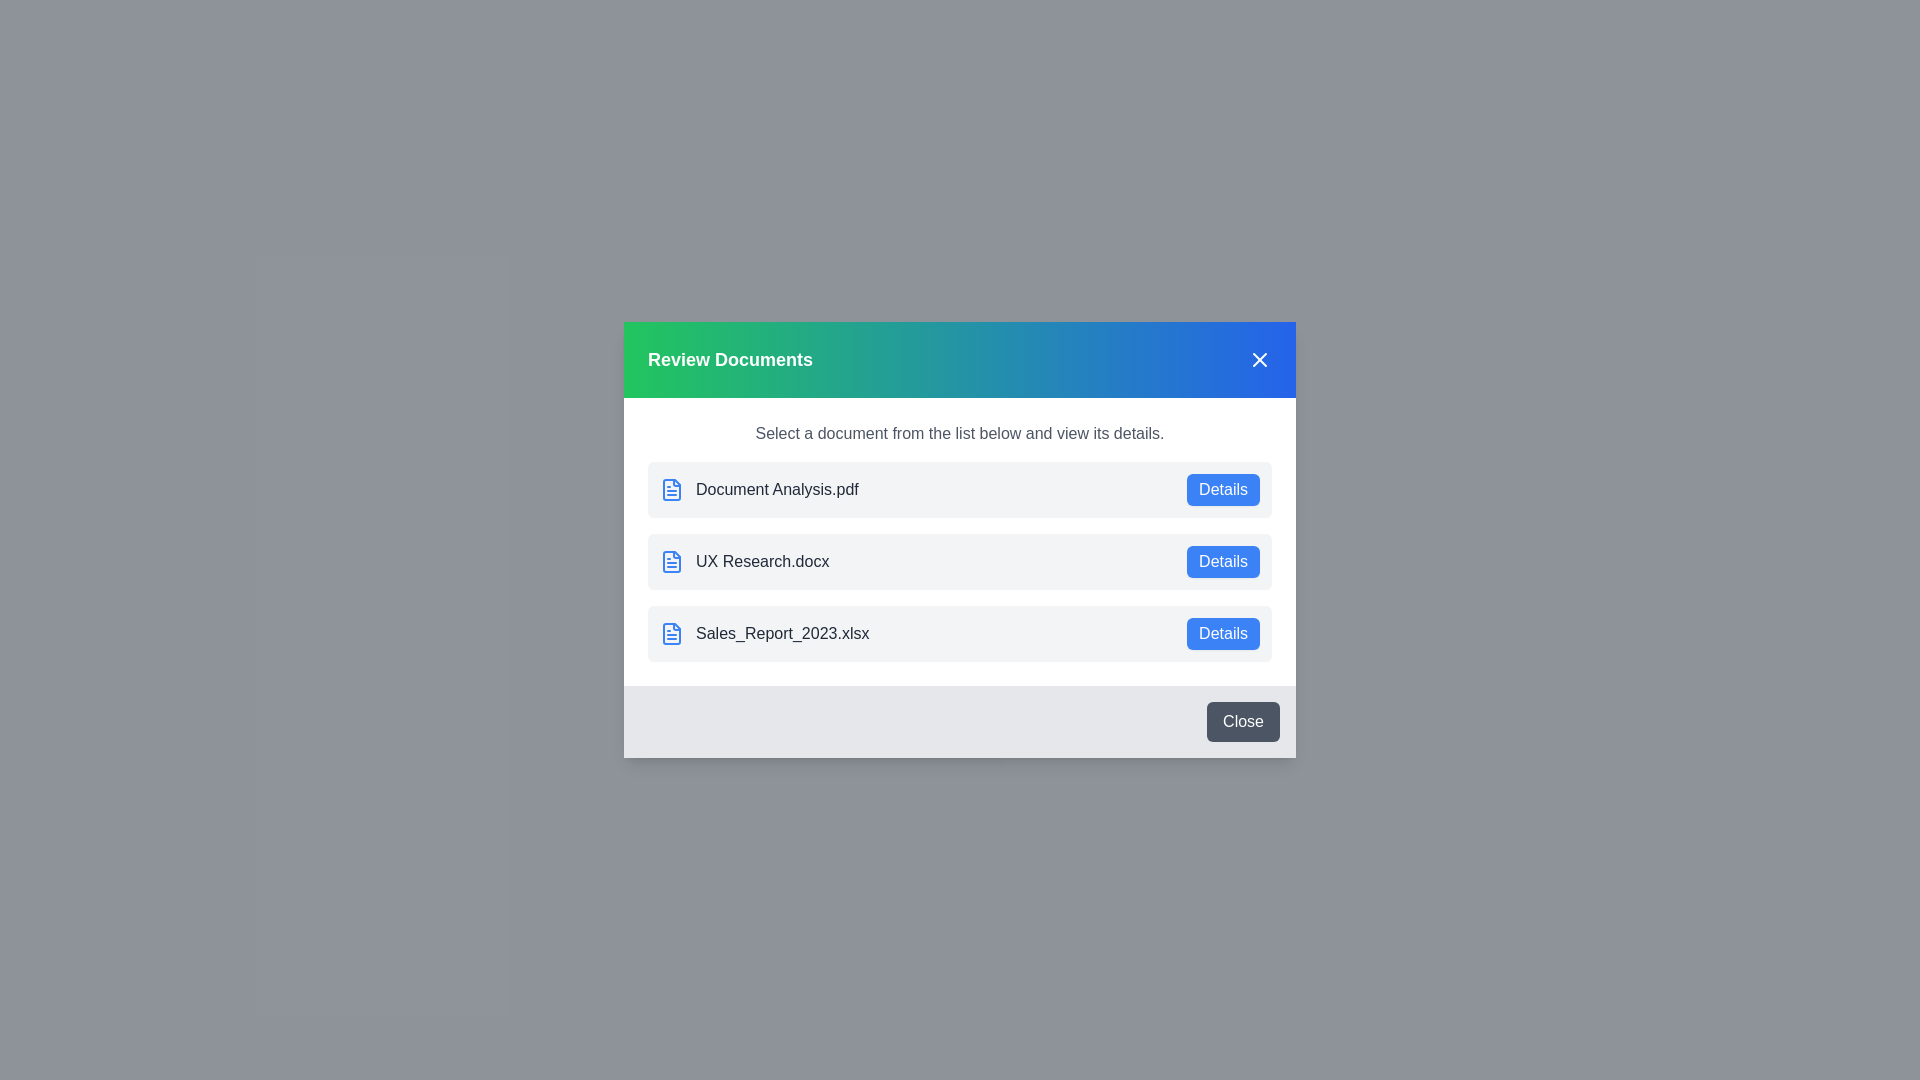  Describe the element at coordinates (1222, 562) in the screenshot. I see `the details button for UX Research.docx to view its details` at that location.